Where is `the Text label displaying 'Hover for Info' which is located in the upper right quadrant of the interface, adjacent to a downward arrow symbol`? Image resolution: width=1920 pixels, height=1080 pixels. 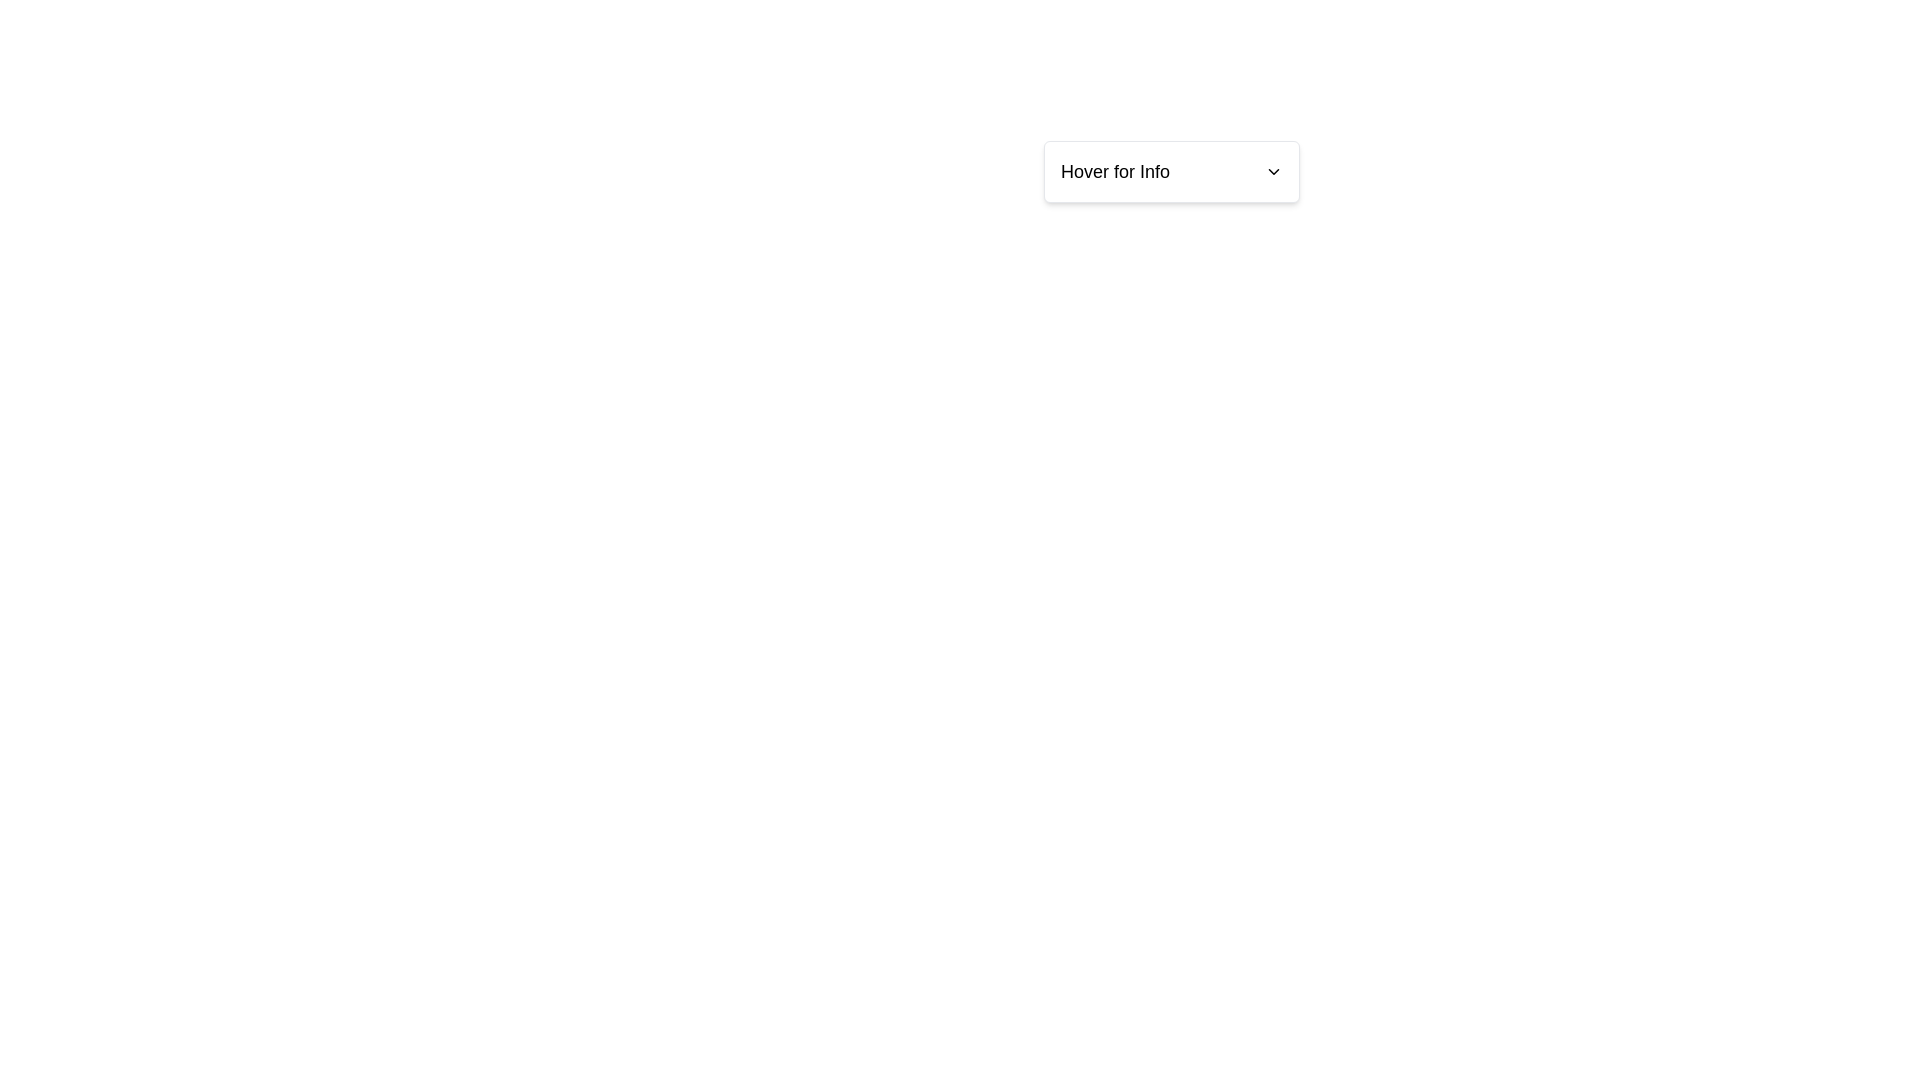 the Text label displaying 'Hover for Info' which is located in the upper right quadrant of the interface, adjacent to a downward arrow symbol is located at coordinates (1114, 171).